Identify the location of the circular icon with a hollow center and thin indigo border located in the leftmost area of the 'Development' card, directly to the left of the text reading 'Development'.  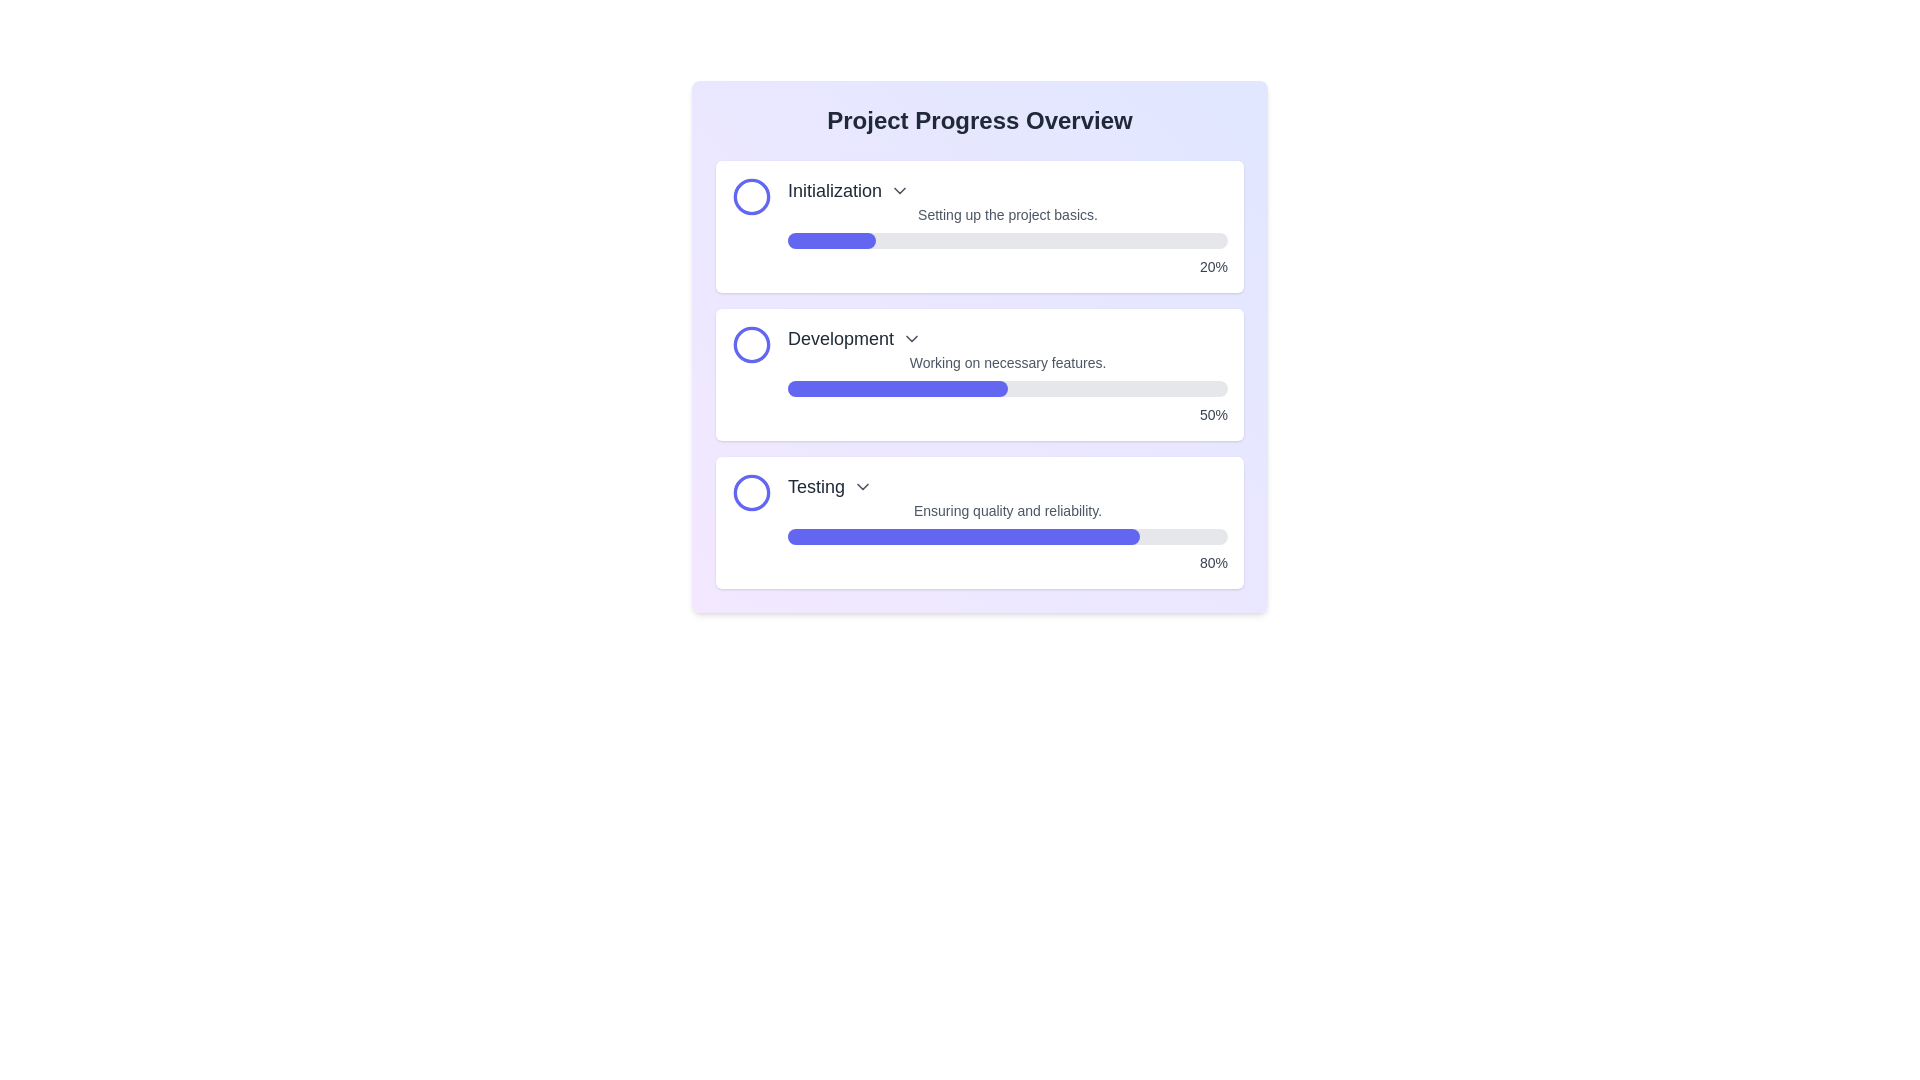
(751, 343).